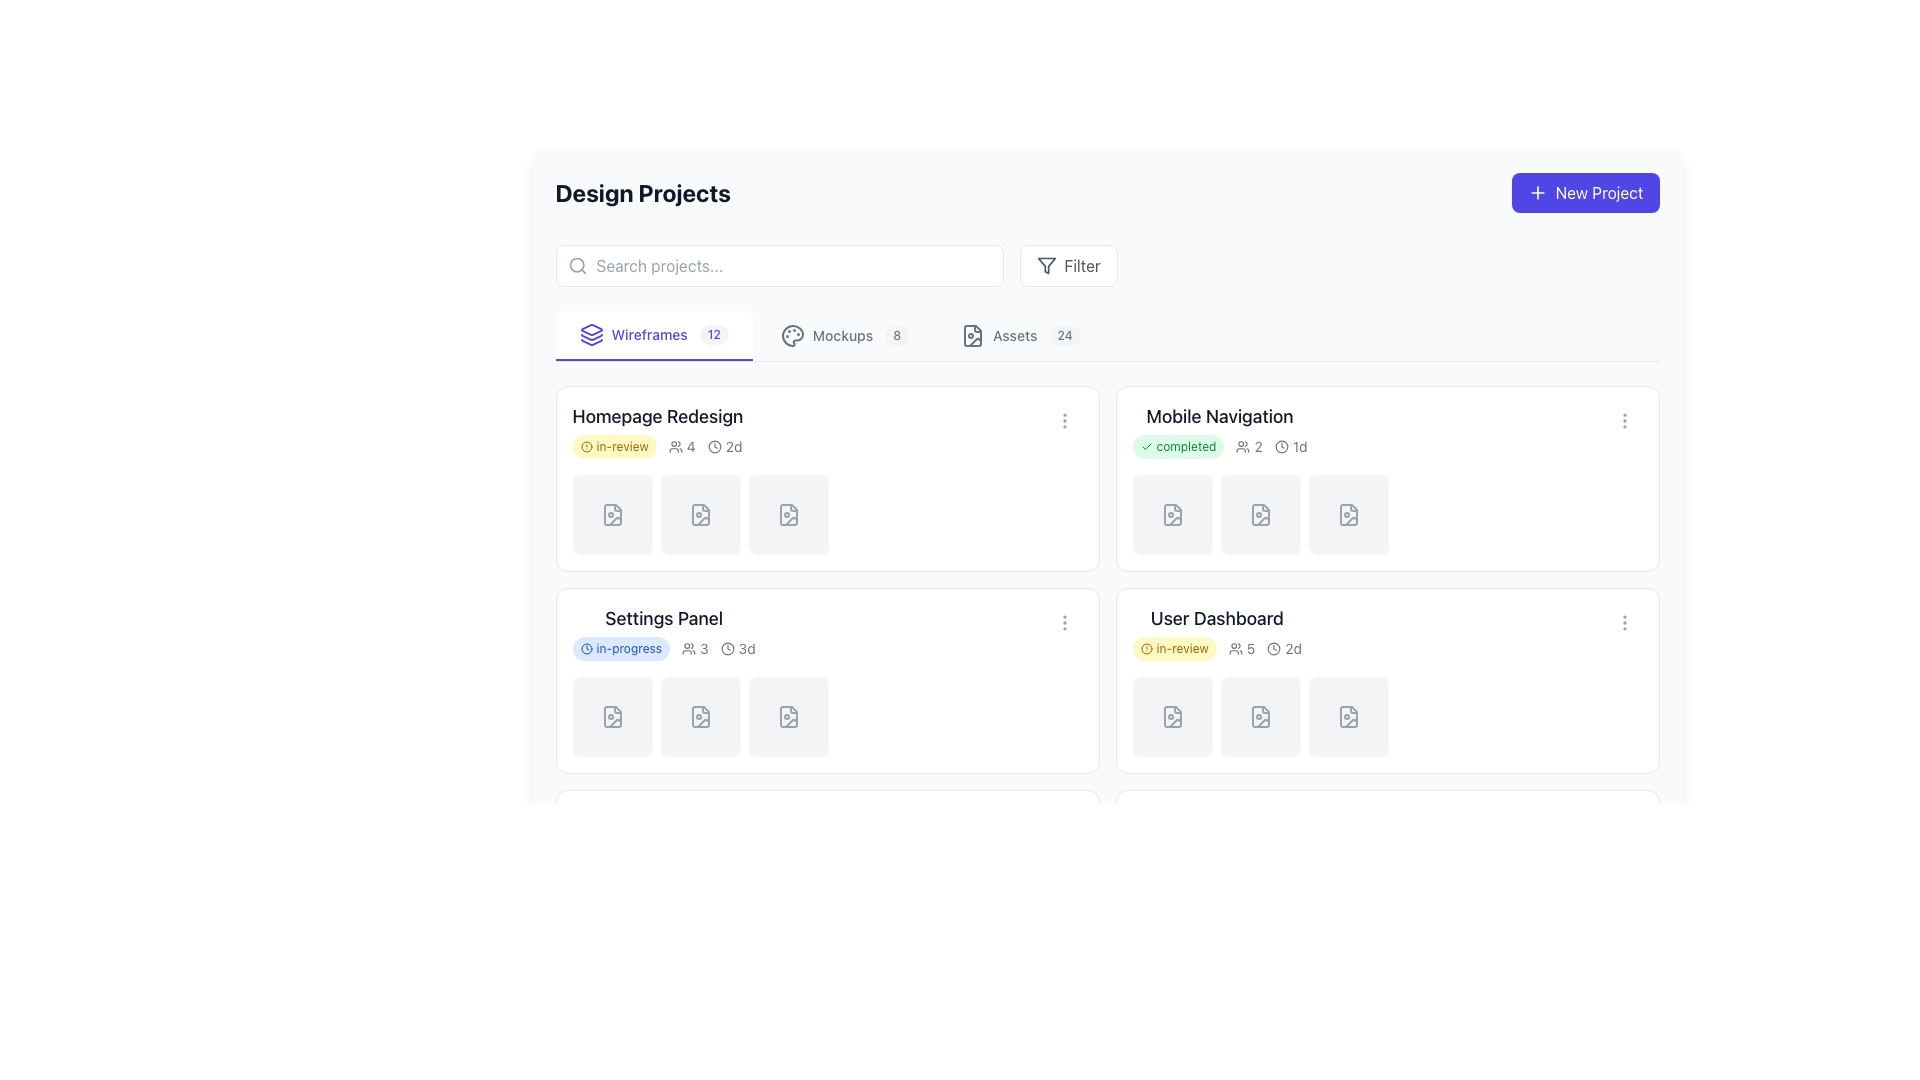 The image size is (1920, 1080). What do you see at coordinates (1216, 648) in the screenshot?
I see `status indication from the small yellow badge labeled 'in-review' located in the lower part of the 'User Dashboard' card` at bounding box center [1216, 648].